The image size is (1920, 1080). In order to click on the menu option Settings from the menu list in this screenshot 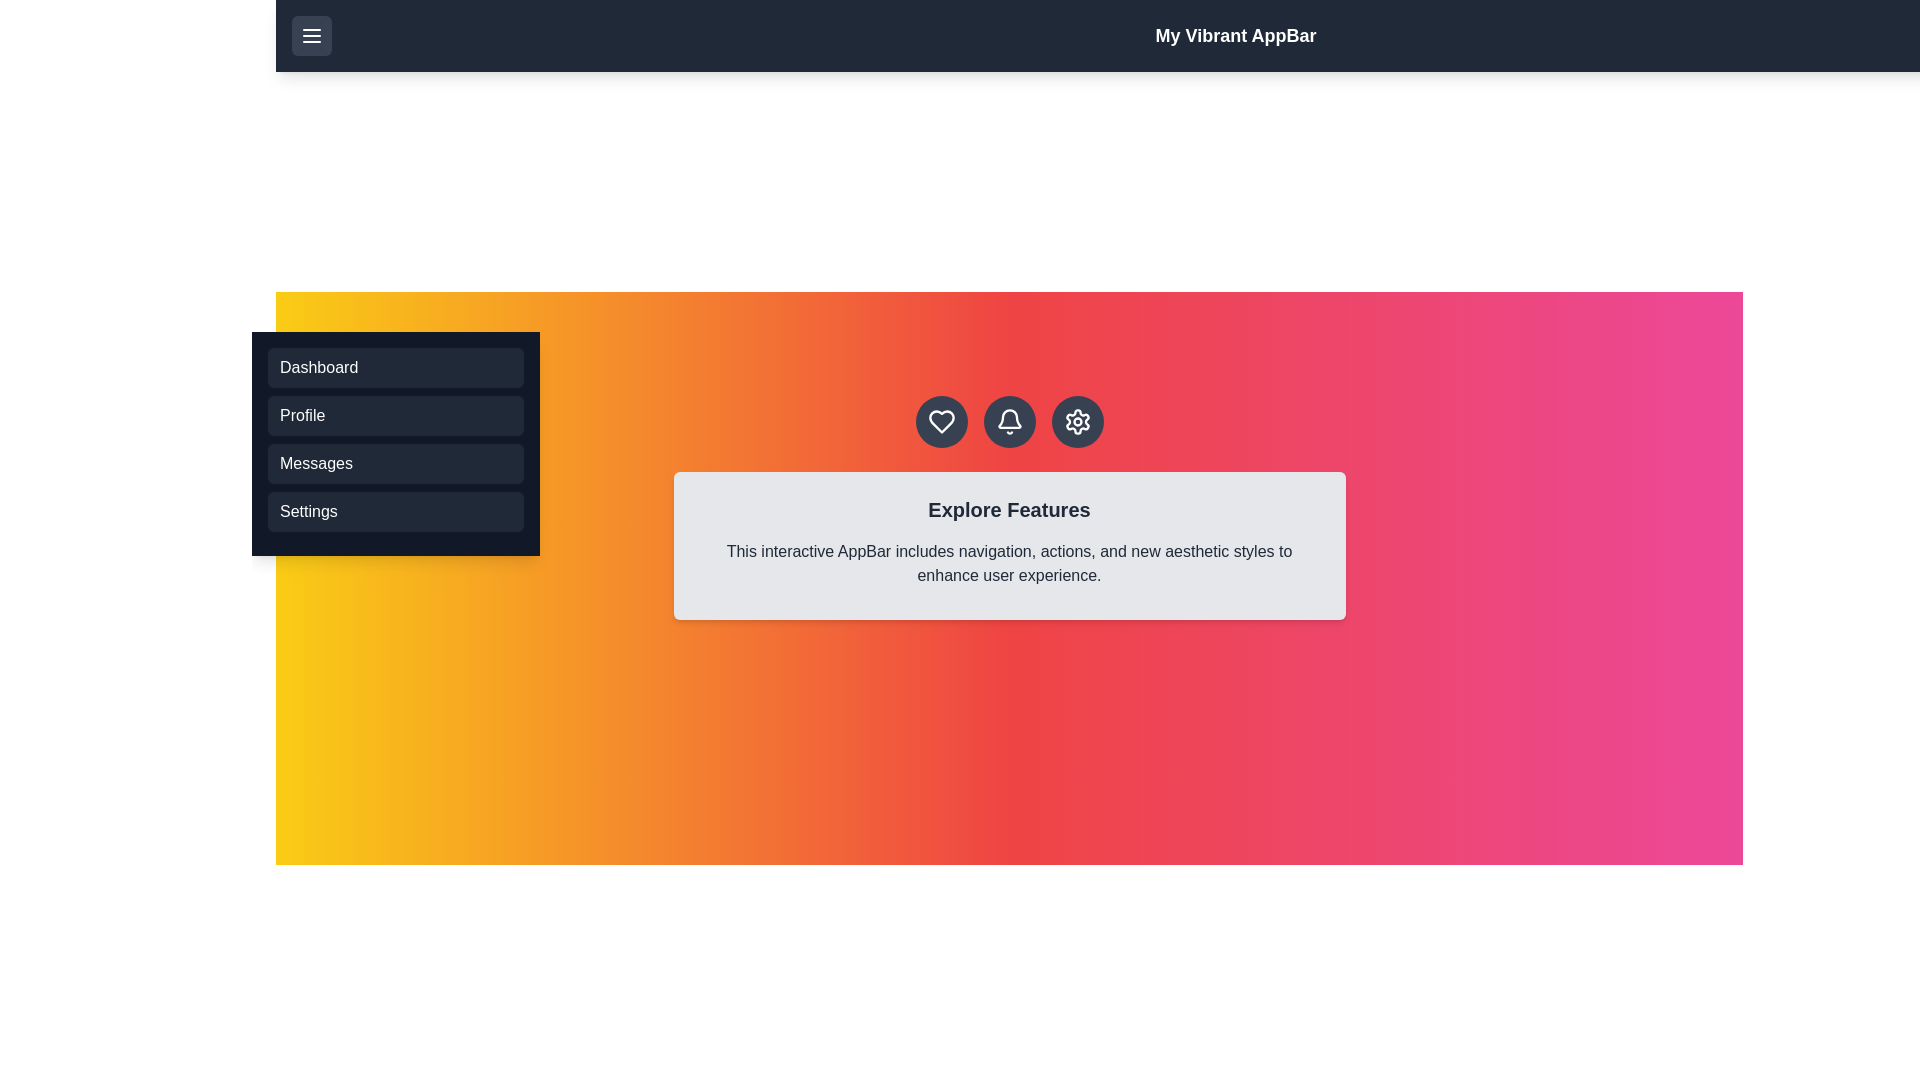, I will do `click(395, 511)`.